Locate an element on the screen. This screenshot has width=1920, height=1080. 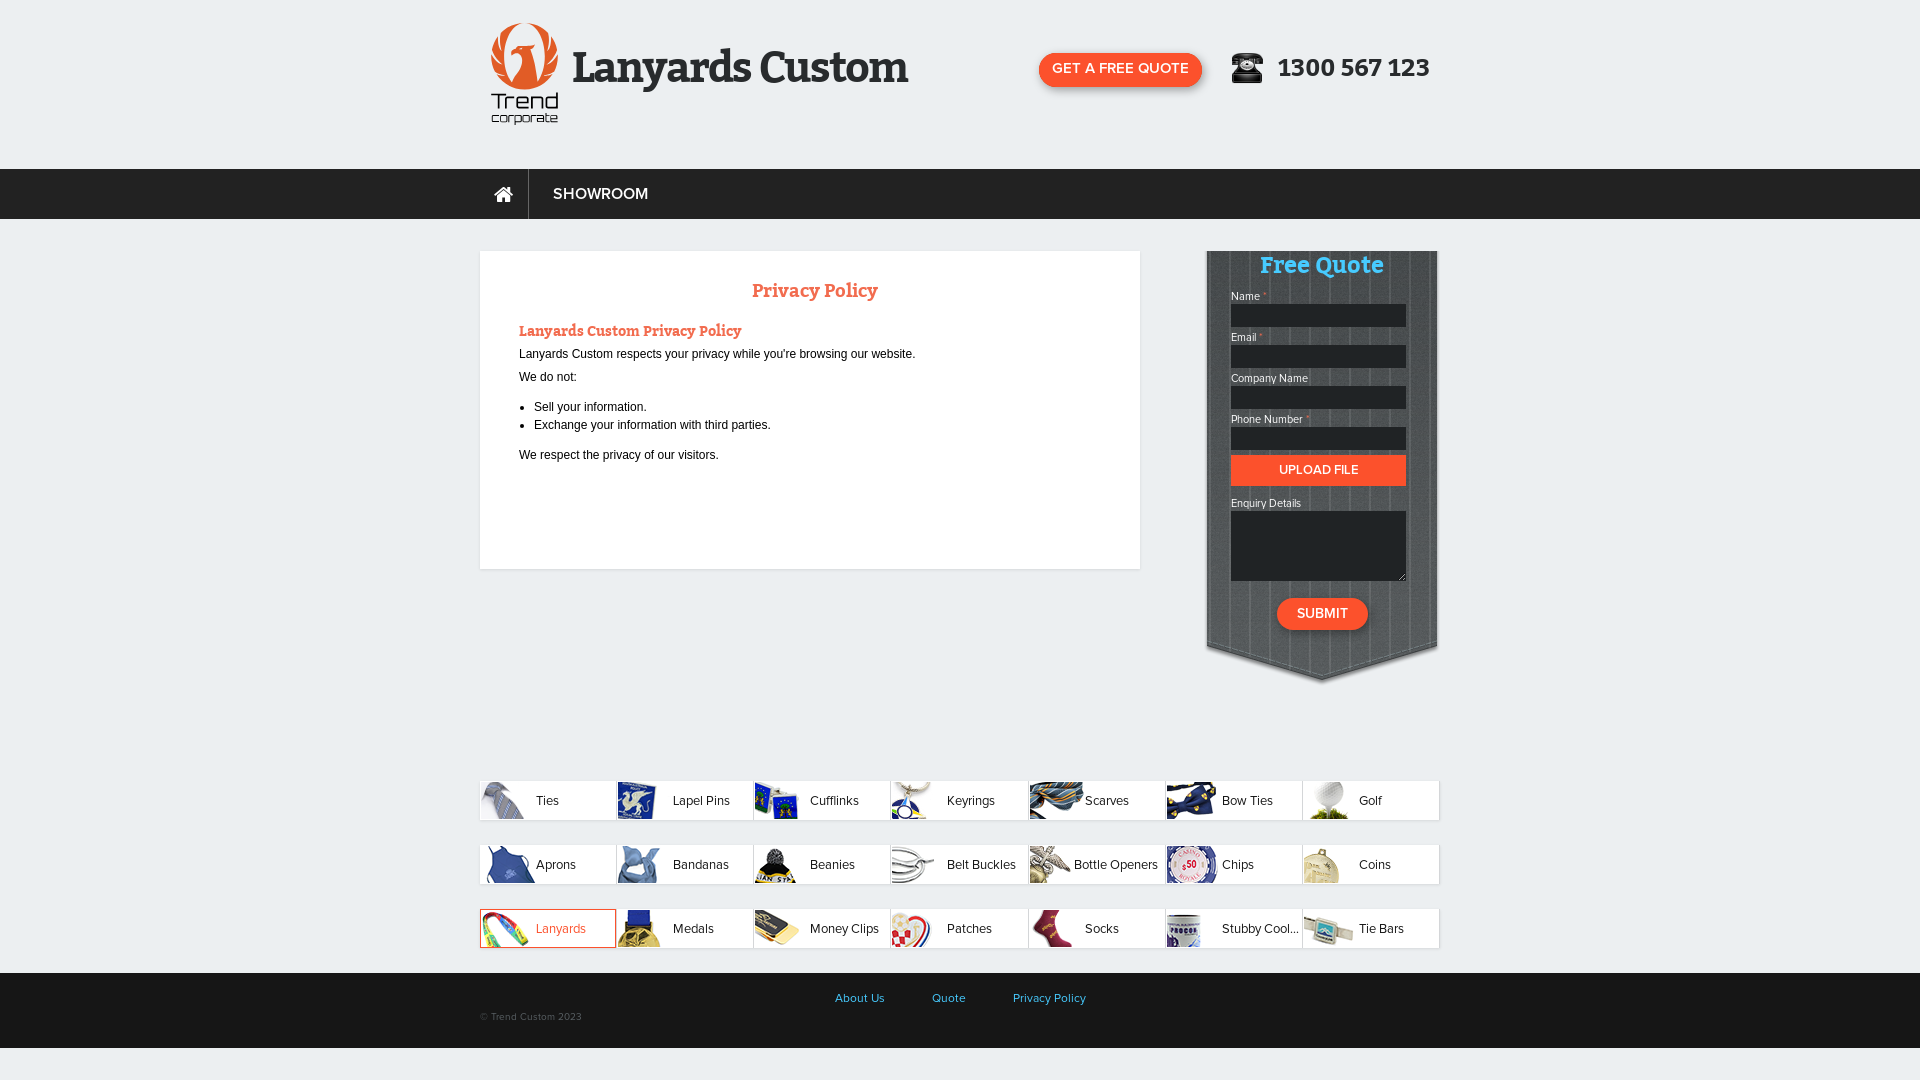
'Aprons' is located at coordinates (547, 863).